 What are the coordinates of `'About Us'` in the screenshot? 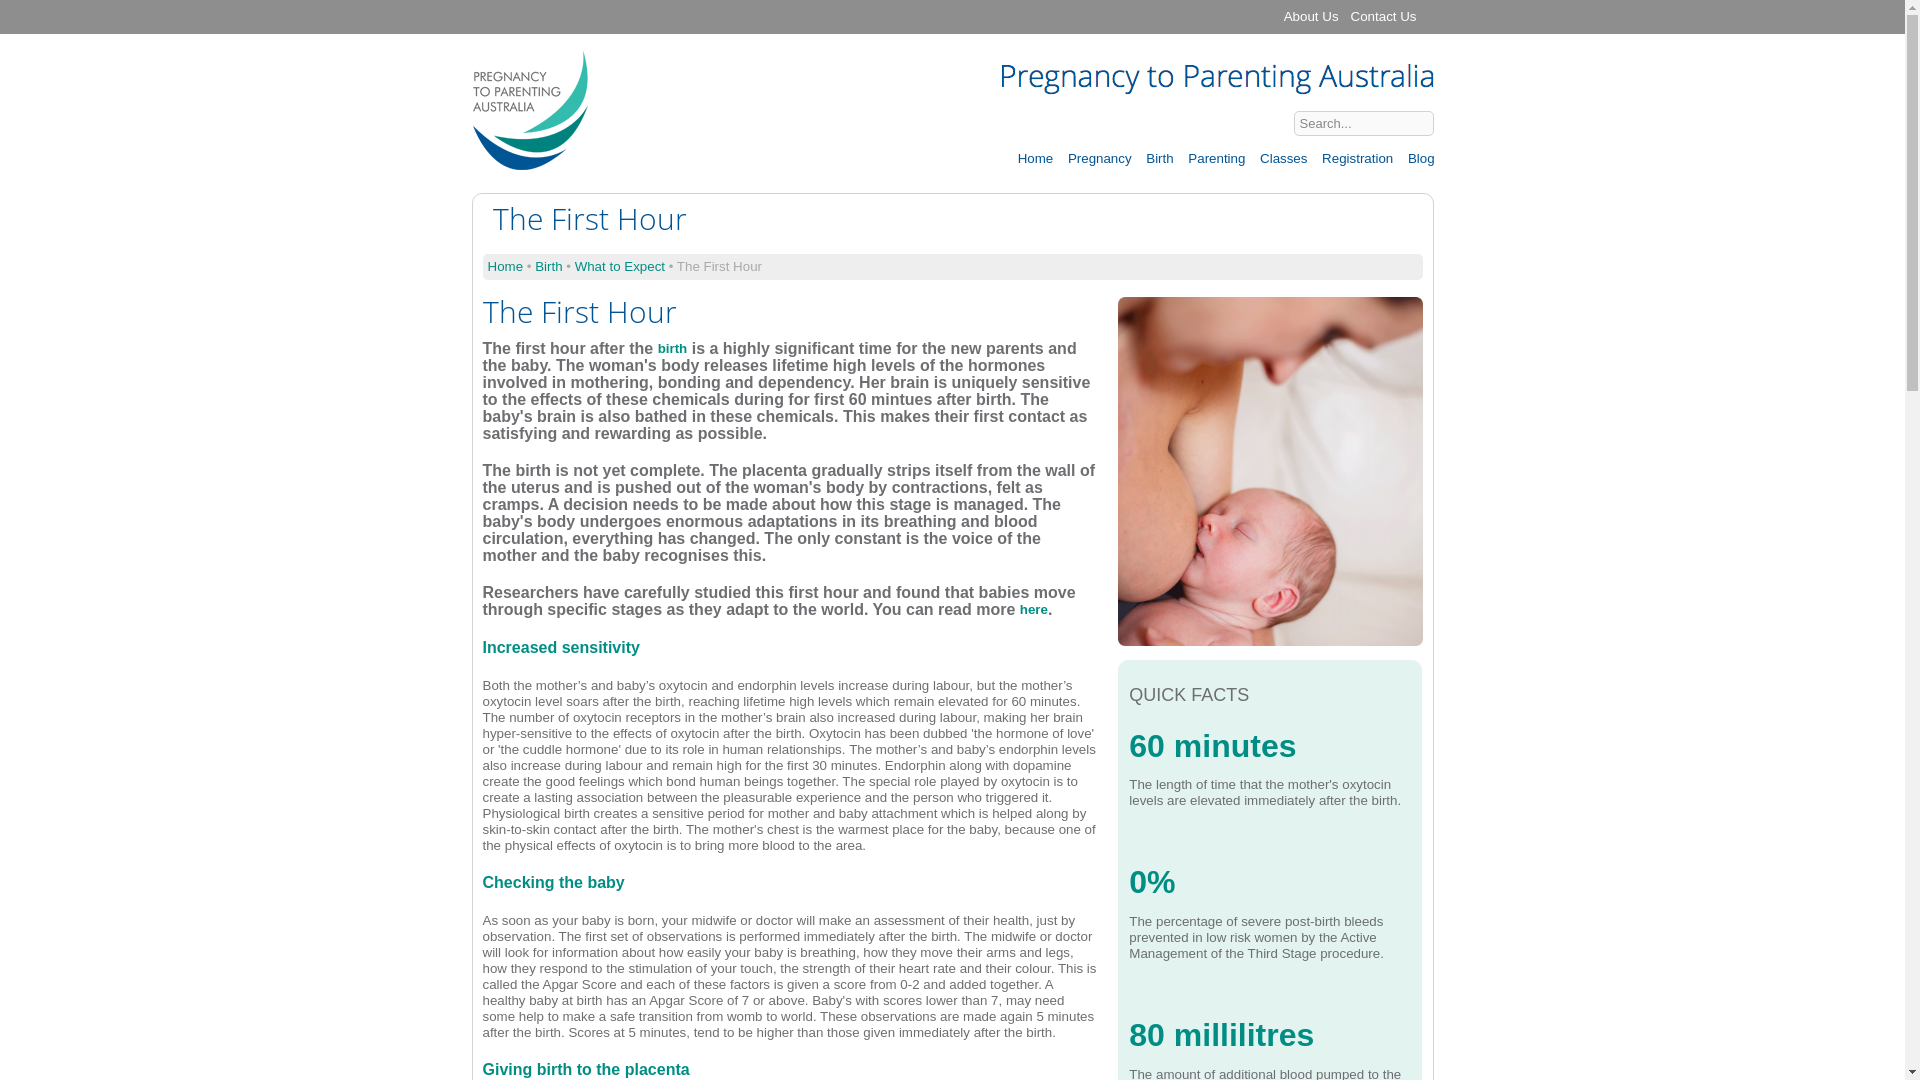 It's located at (1311, 16).